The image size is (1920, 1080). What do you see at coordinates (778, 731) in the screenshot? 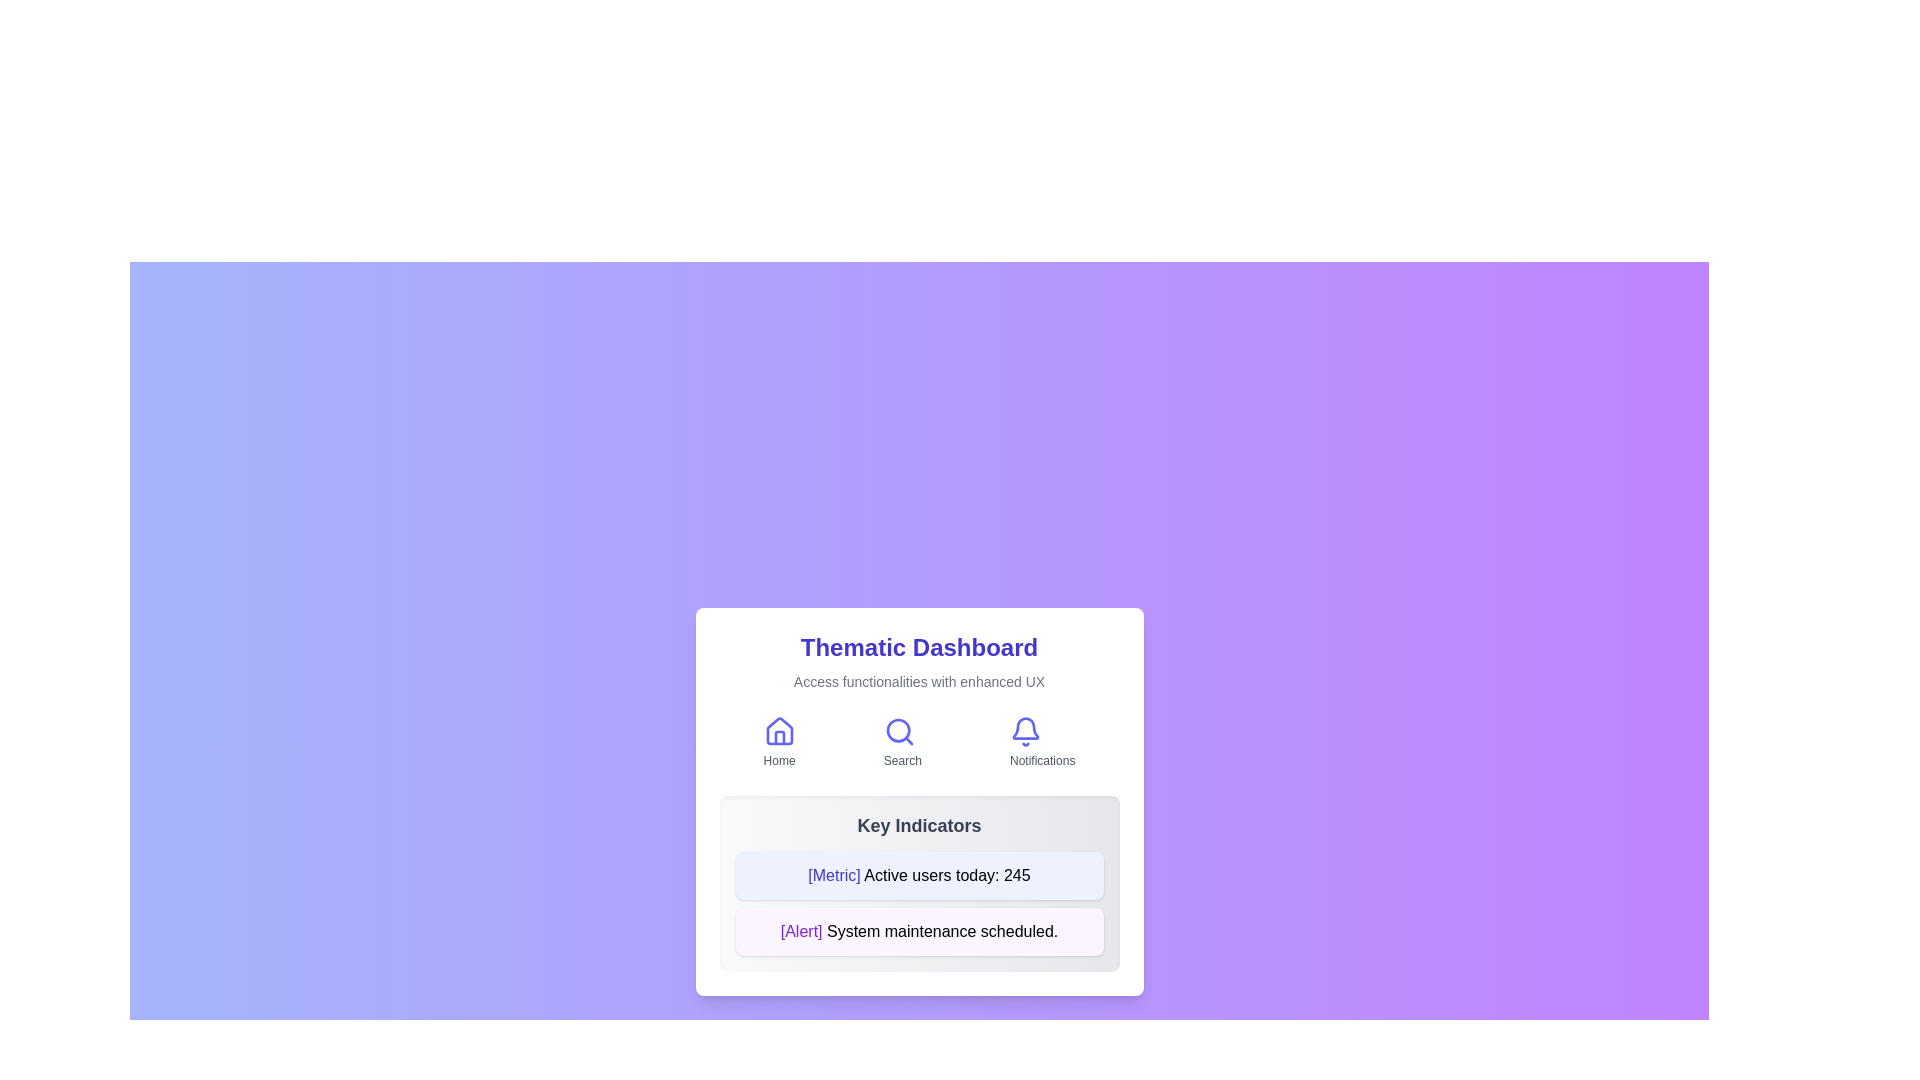
I see `the stylized house icon with a gradient indigo shade, which is part of the 'Home' navigation button located in the top-left corner of the main feature box` at bounding box center [778, 731].